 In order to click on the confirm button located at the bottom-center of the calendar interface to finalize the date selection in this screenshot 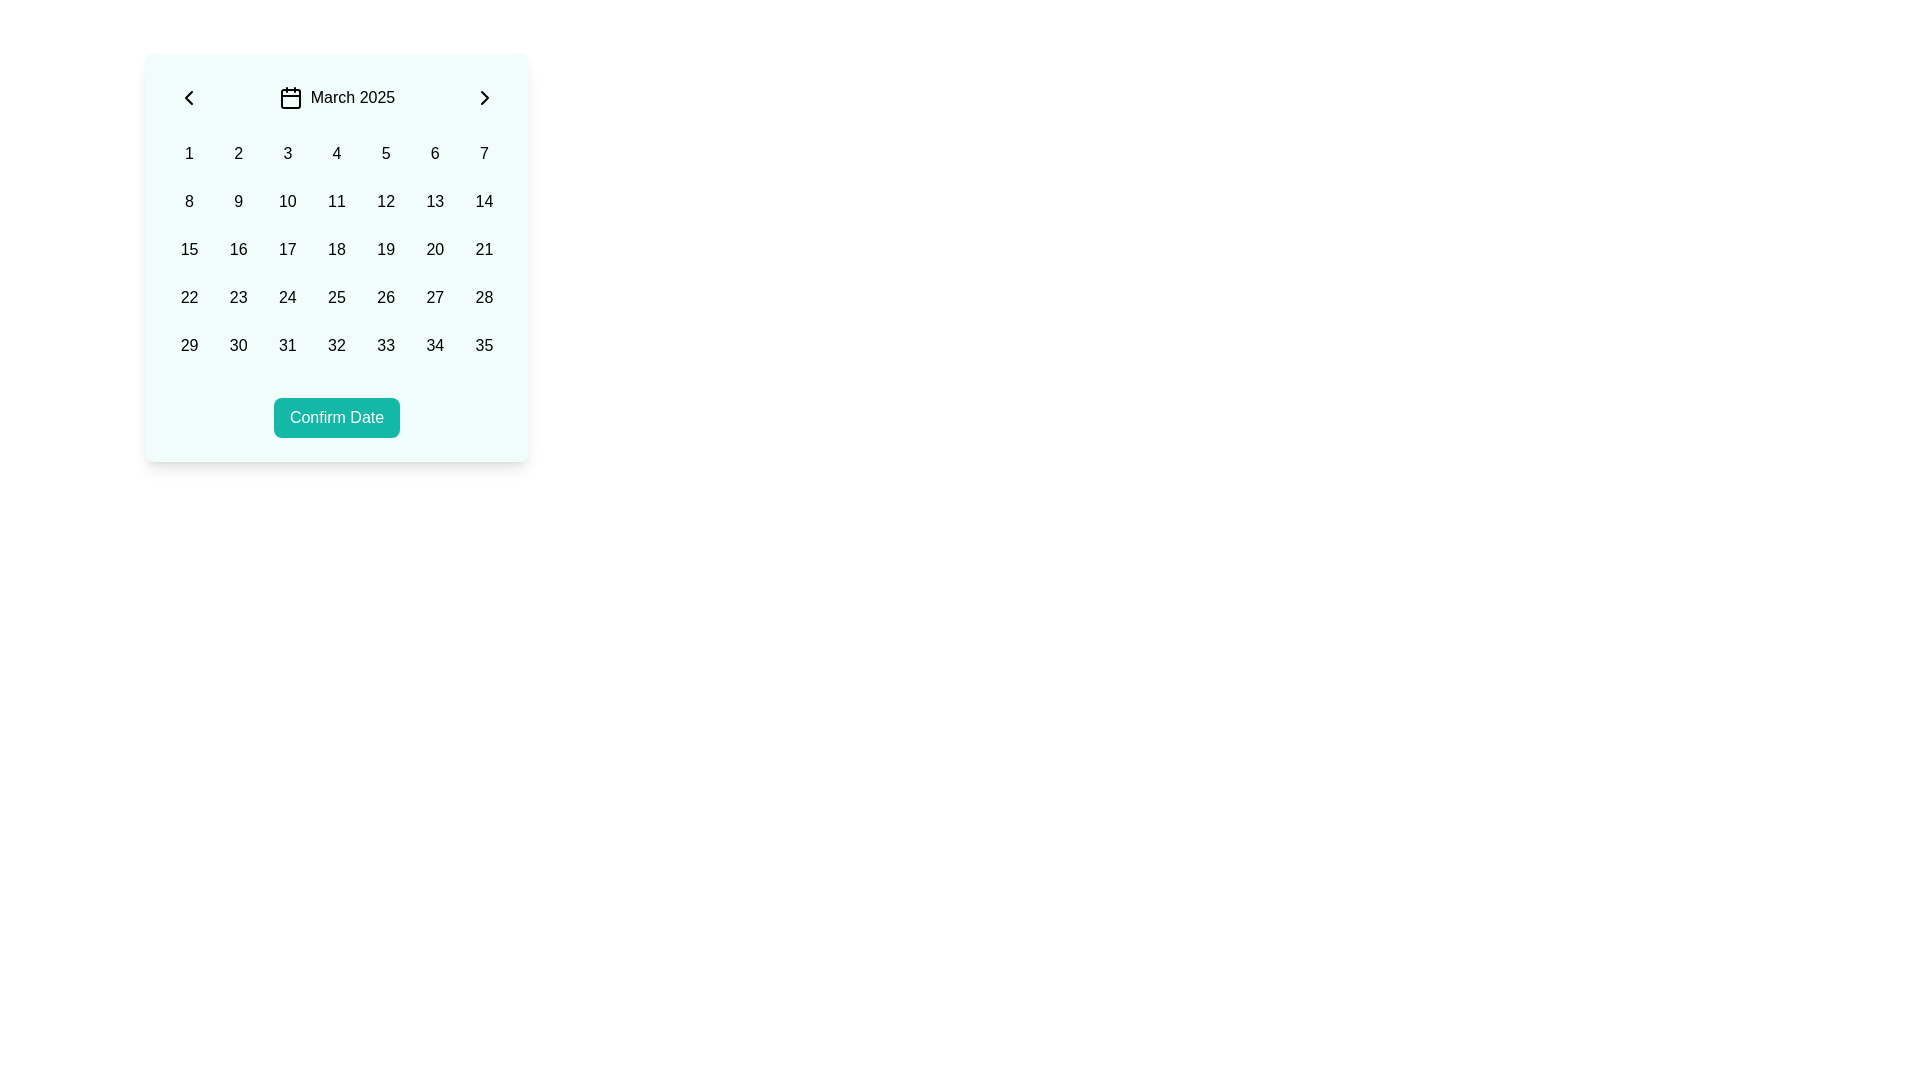, I will do `click(336, 416)`.